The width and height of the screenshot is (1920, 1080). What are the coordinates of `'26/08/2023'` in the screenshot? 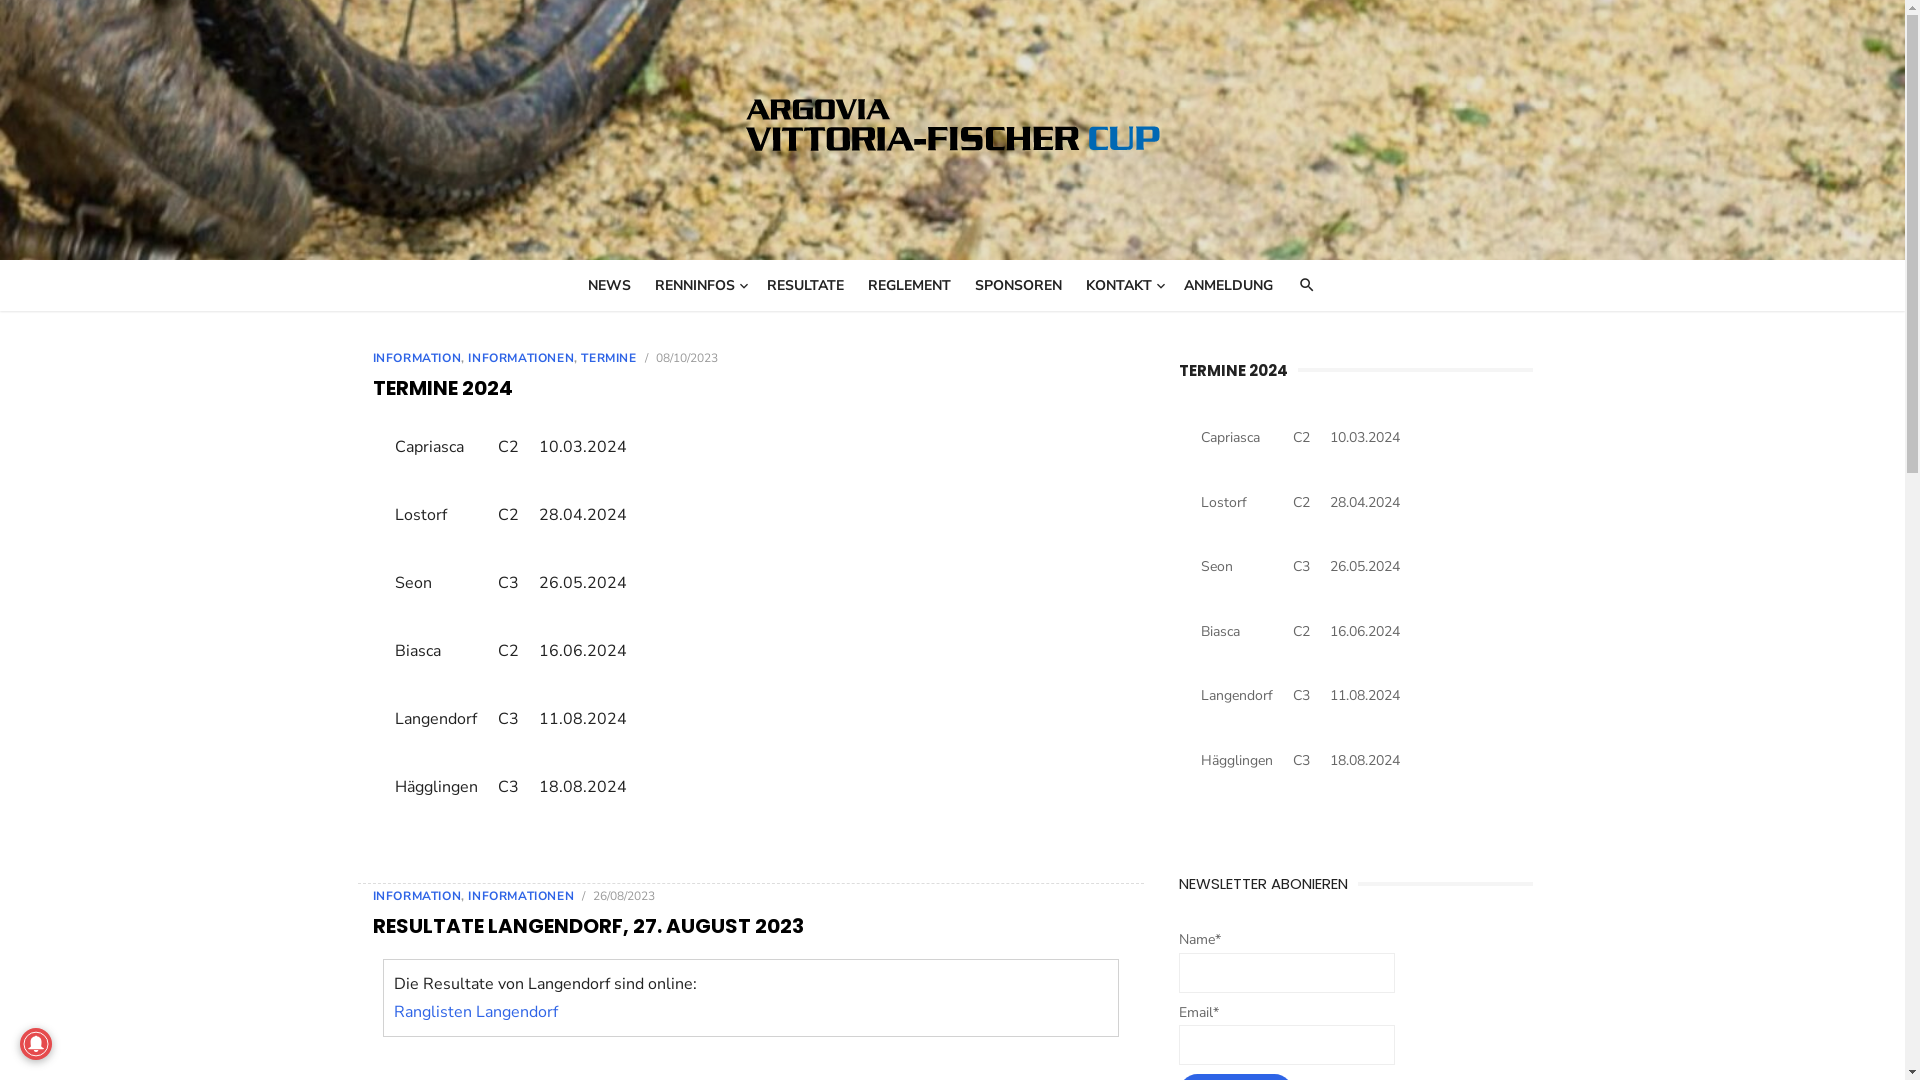 It's located at (623, 894).